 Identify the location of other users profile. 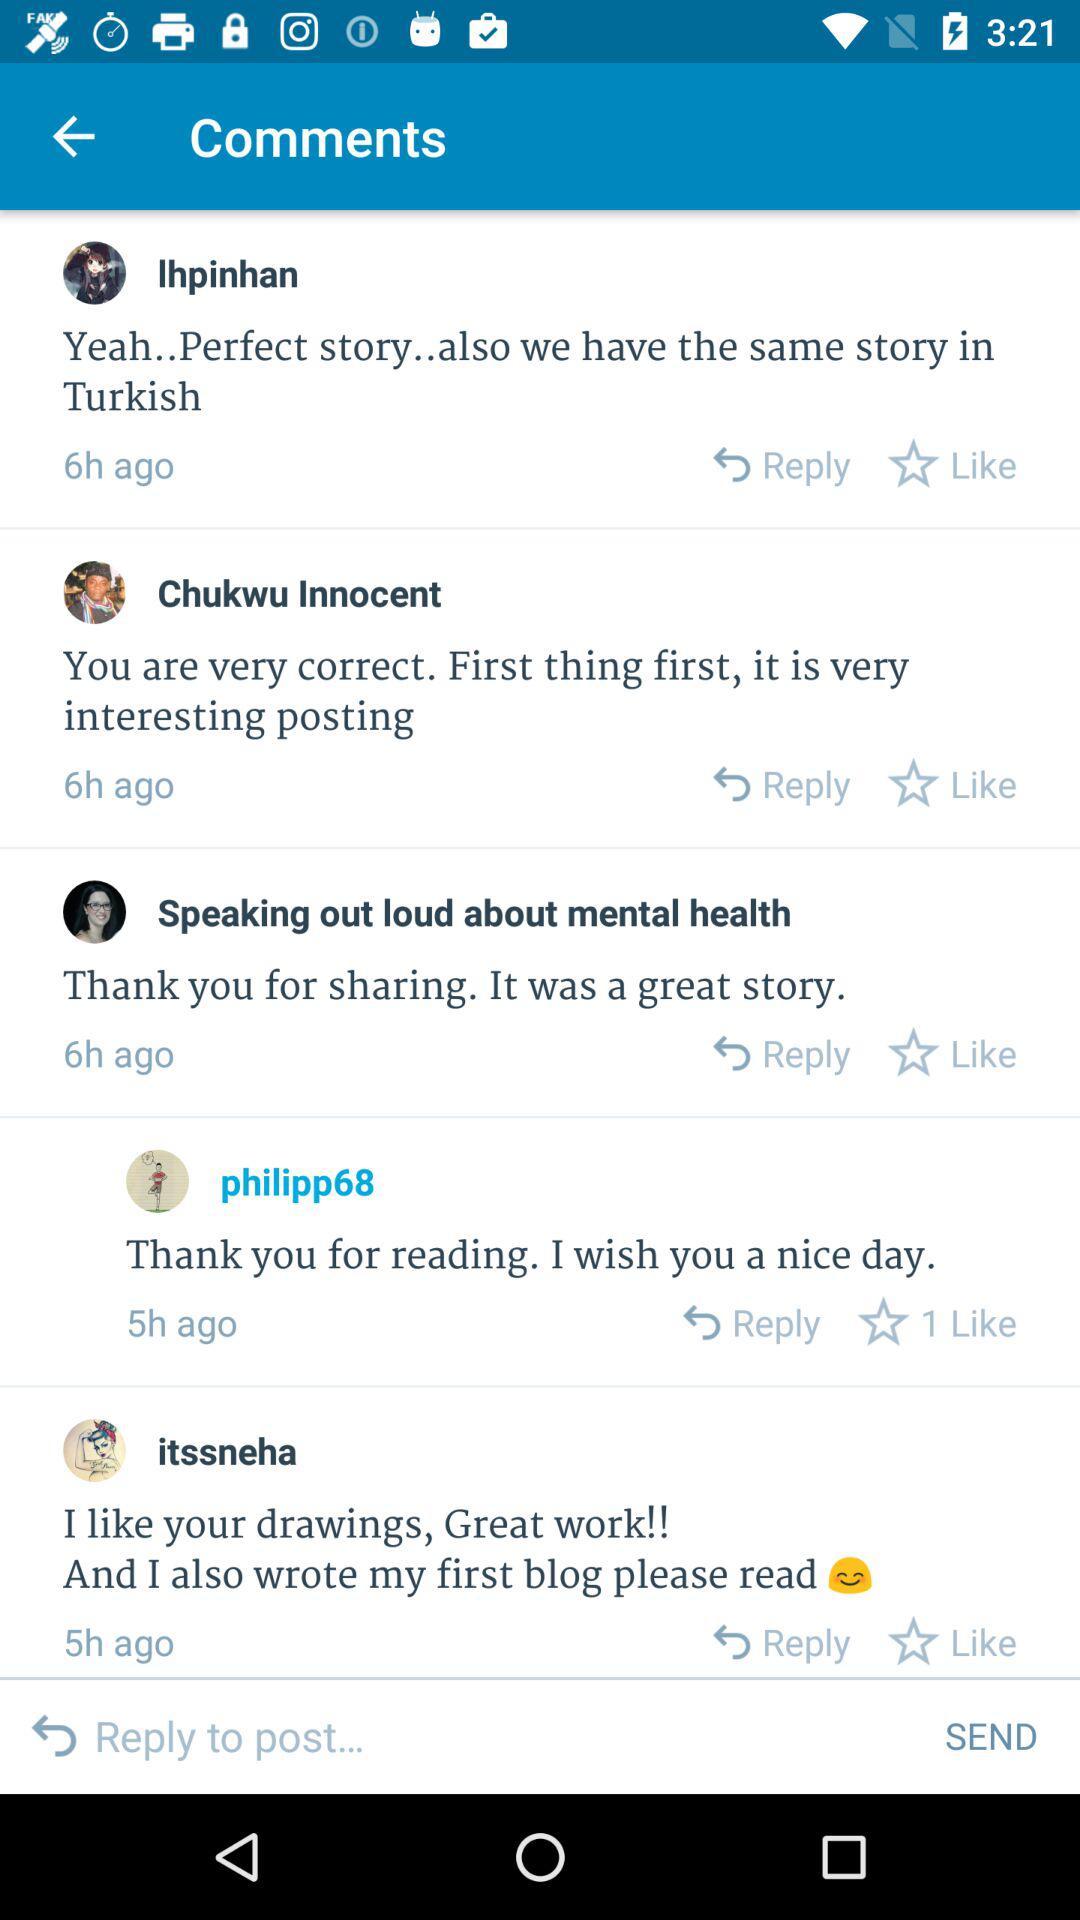
(94, 272).